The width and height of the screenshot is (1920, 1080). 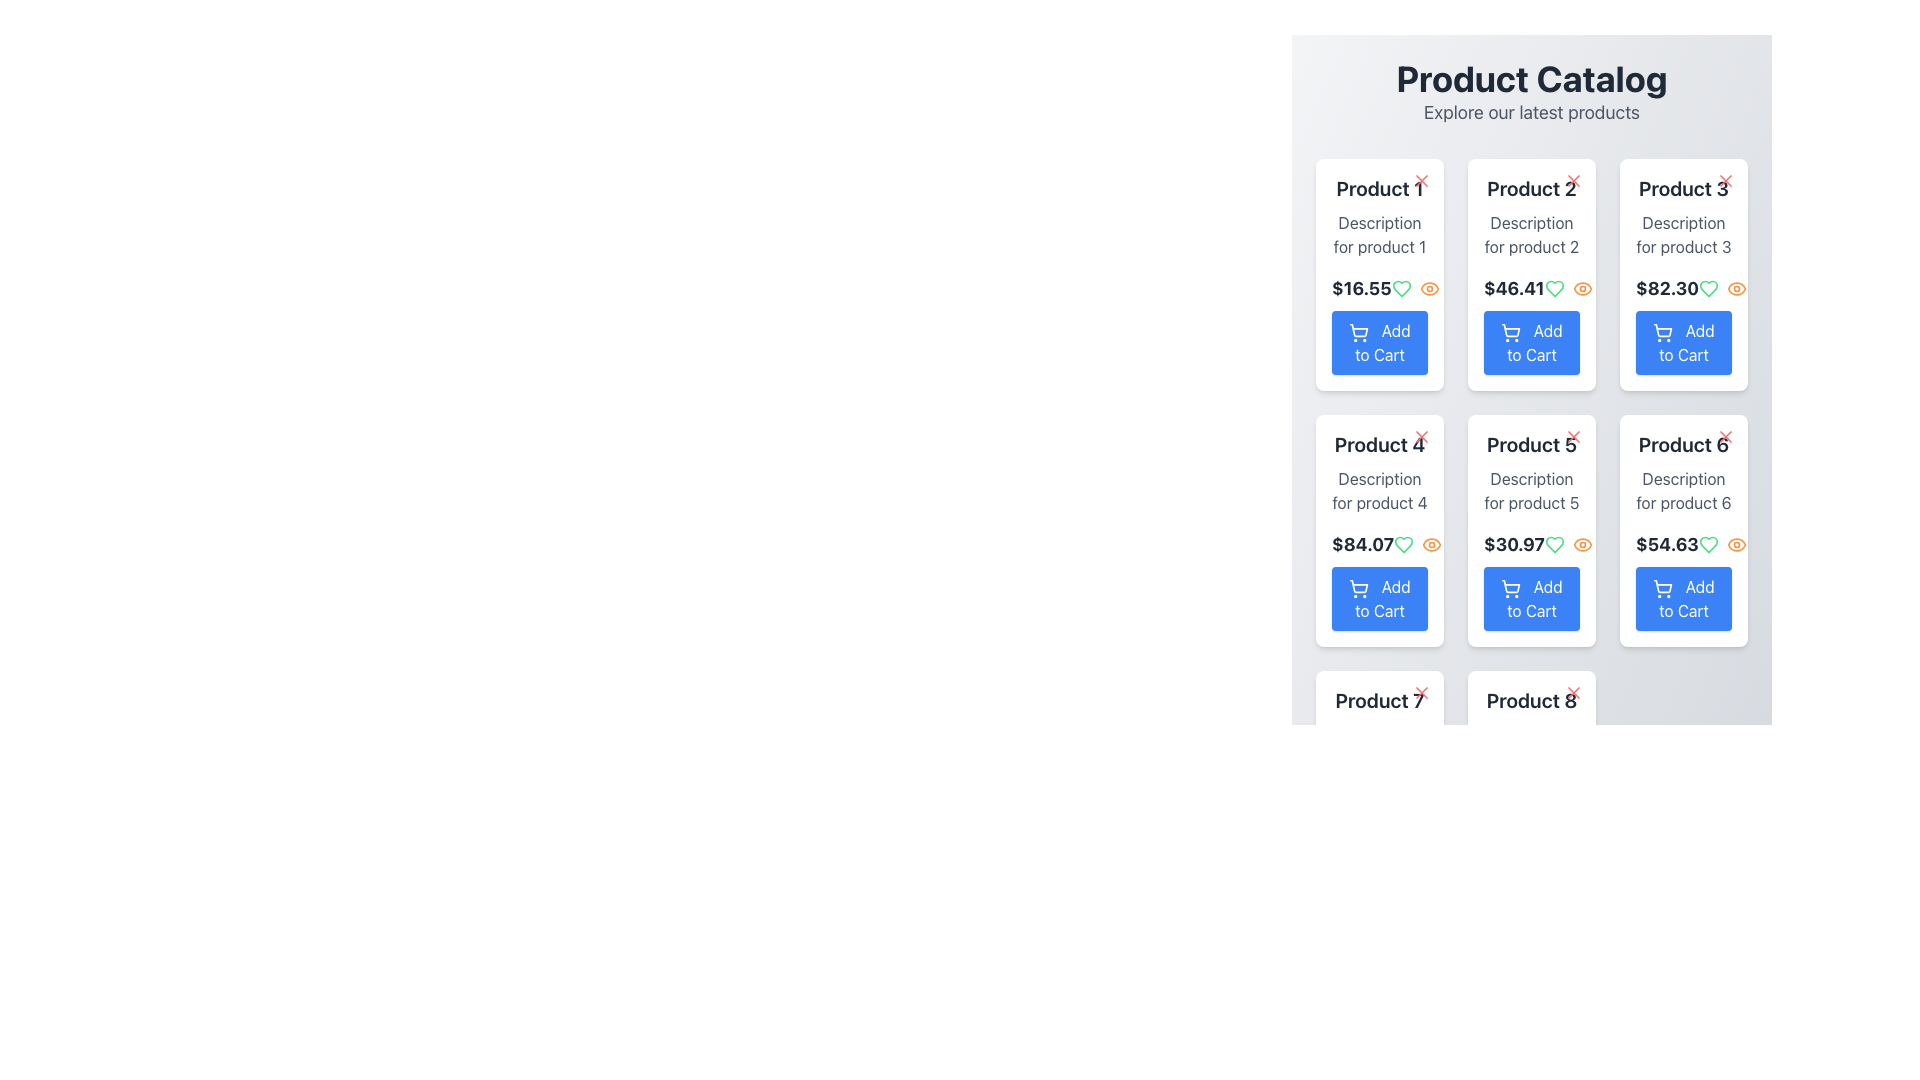 What do you see at coordinates (1683, 342) in the screenshot?
I see `the blue 'Add to Cart' button with a shopping cart icon located in the lower portion of the 'Product 3' card` at bounding box center [1683, 342].